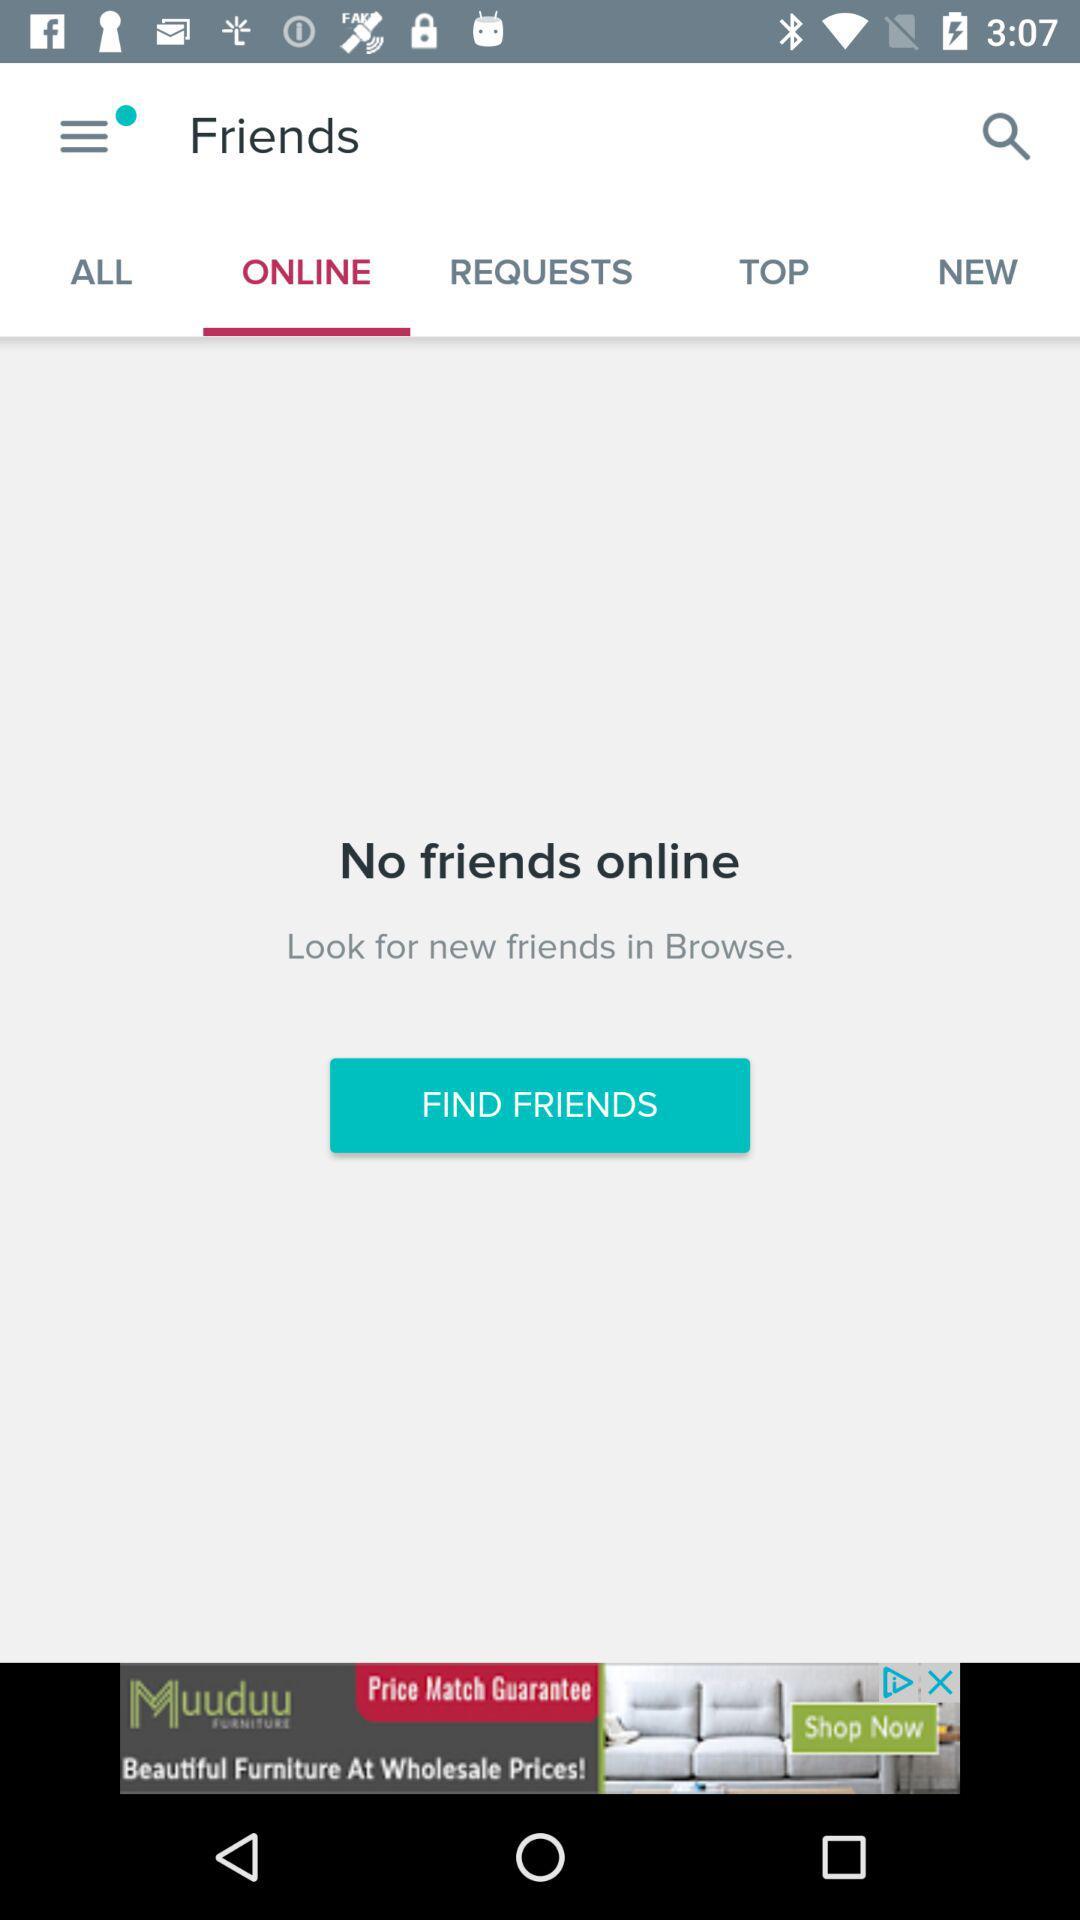  Describe the element at coordinates (540, 1727) in the screenshot. I see `advertisement` at that location.